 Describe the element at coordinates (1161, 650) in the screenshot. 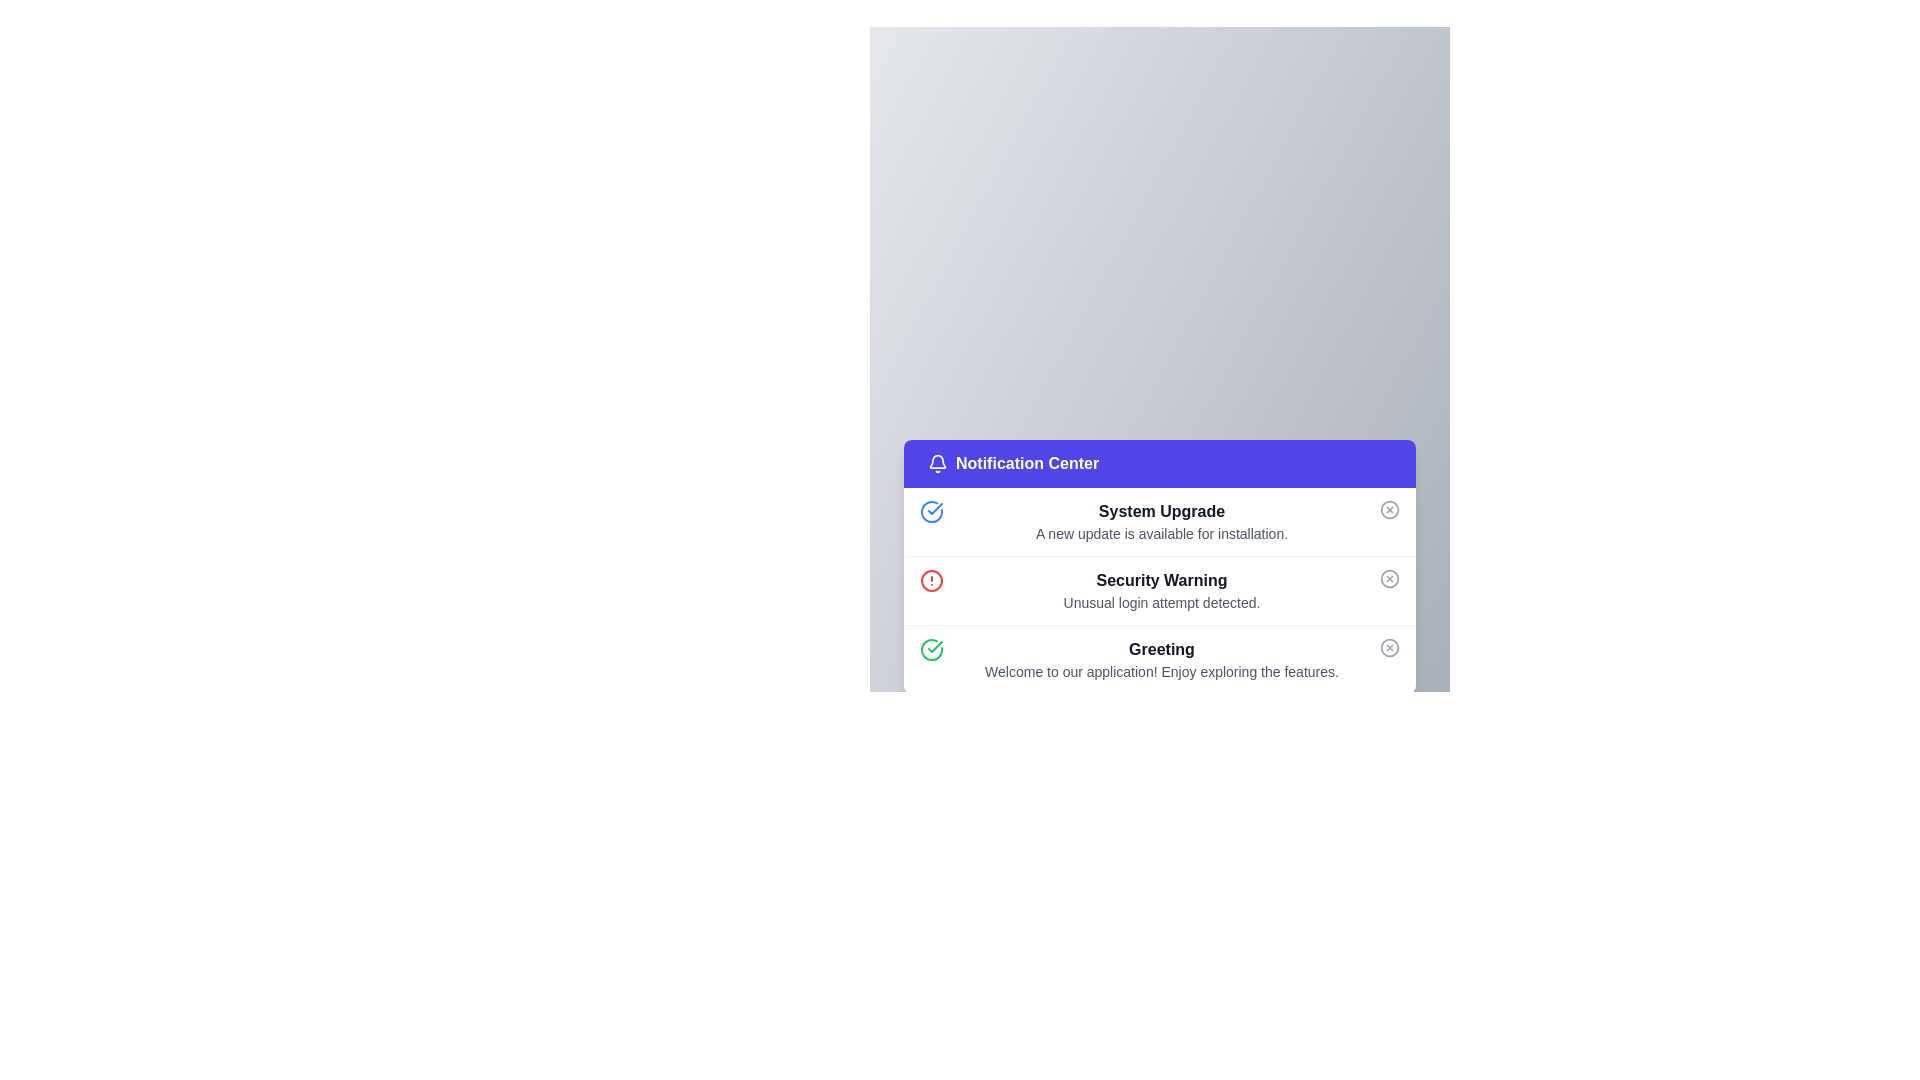

I see `heading label located at the bottom-center of the interface, which serves as the title for the associated informational content underneath it` at that location.